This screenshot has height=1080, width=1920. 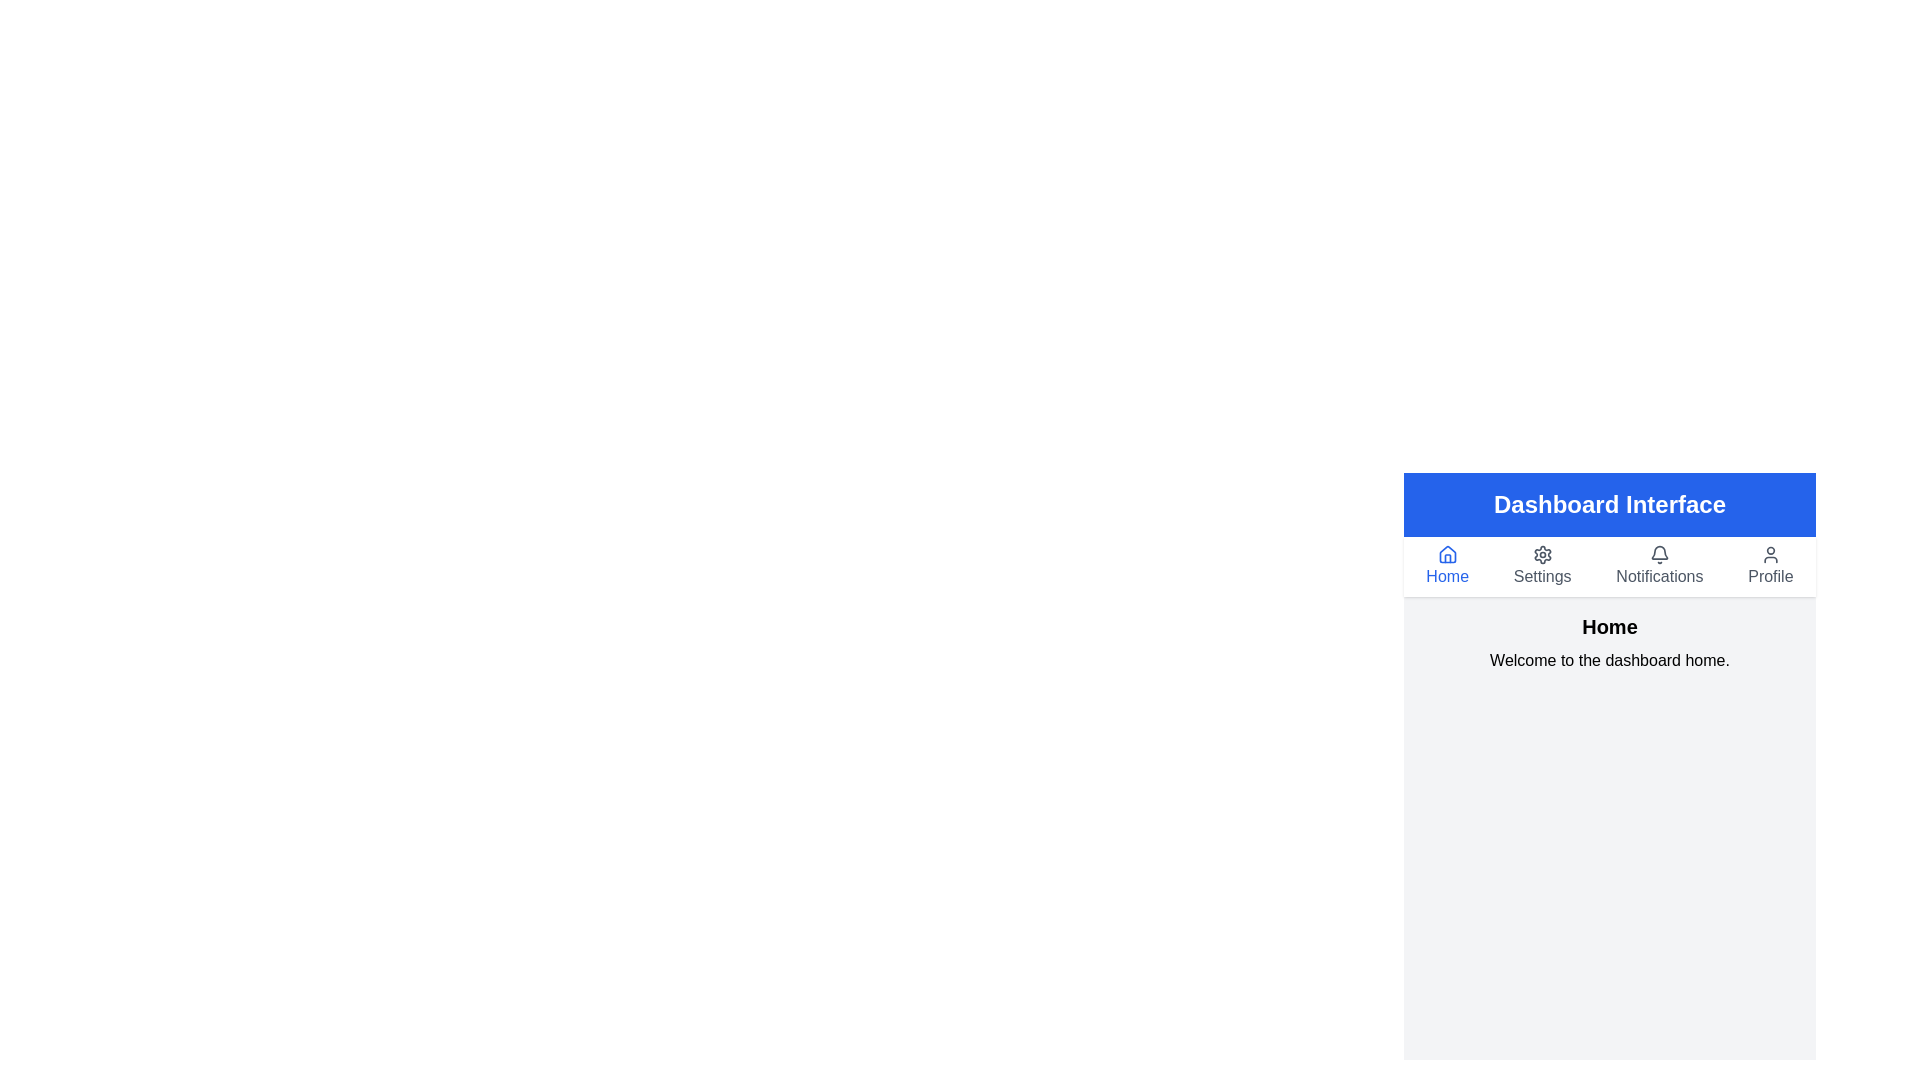 I want to click on the Notifications button, which features a bell icon and the text 'Notifications', so click(x=1659, y=567).